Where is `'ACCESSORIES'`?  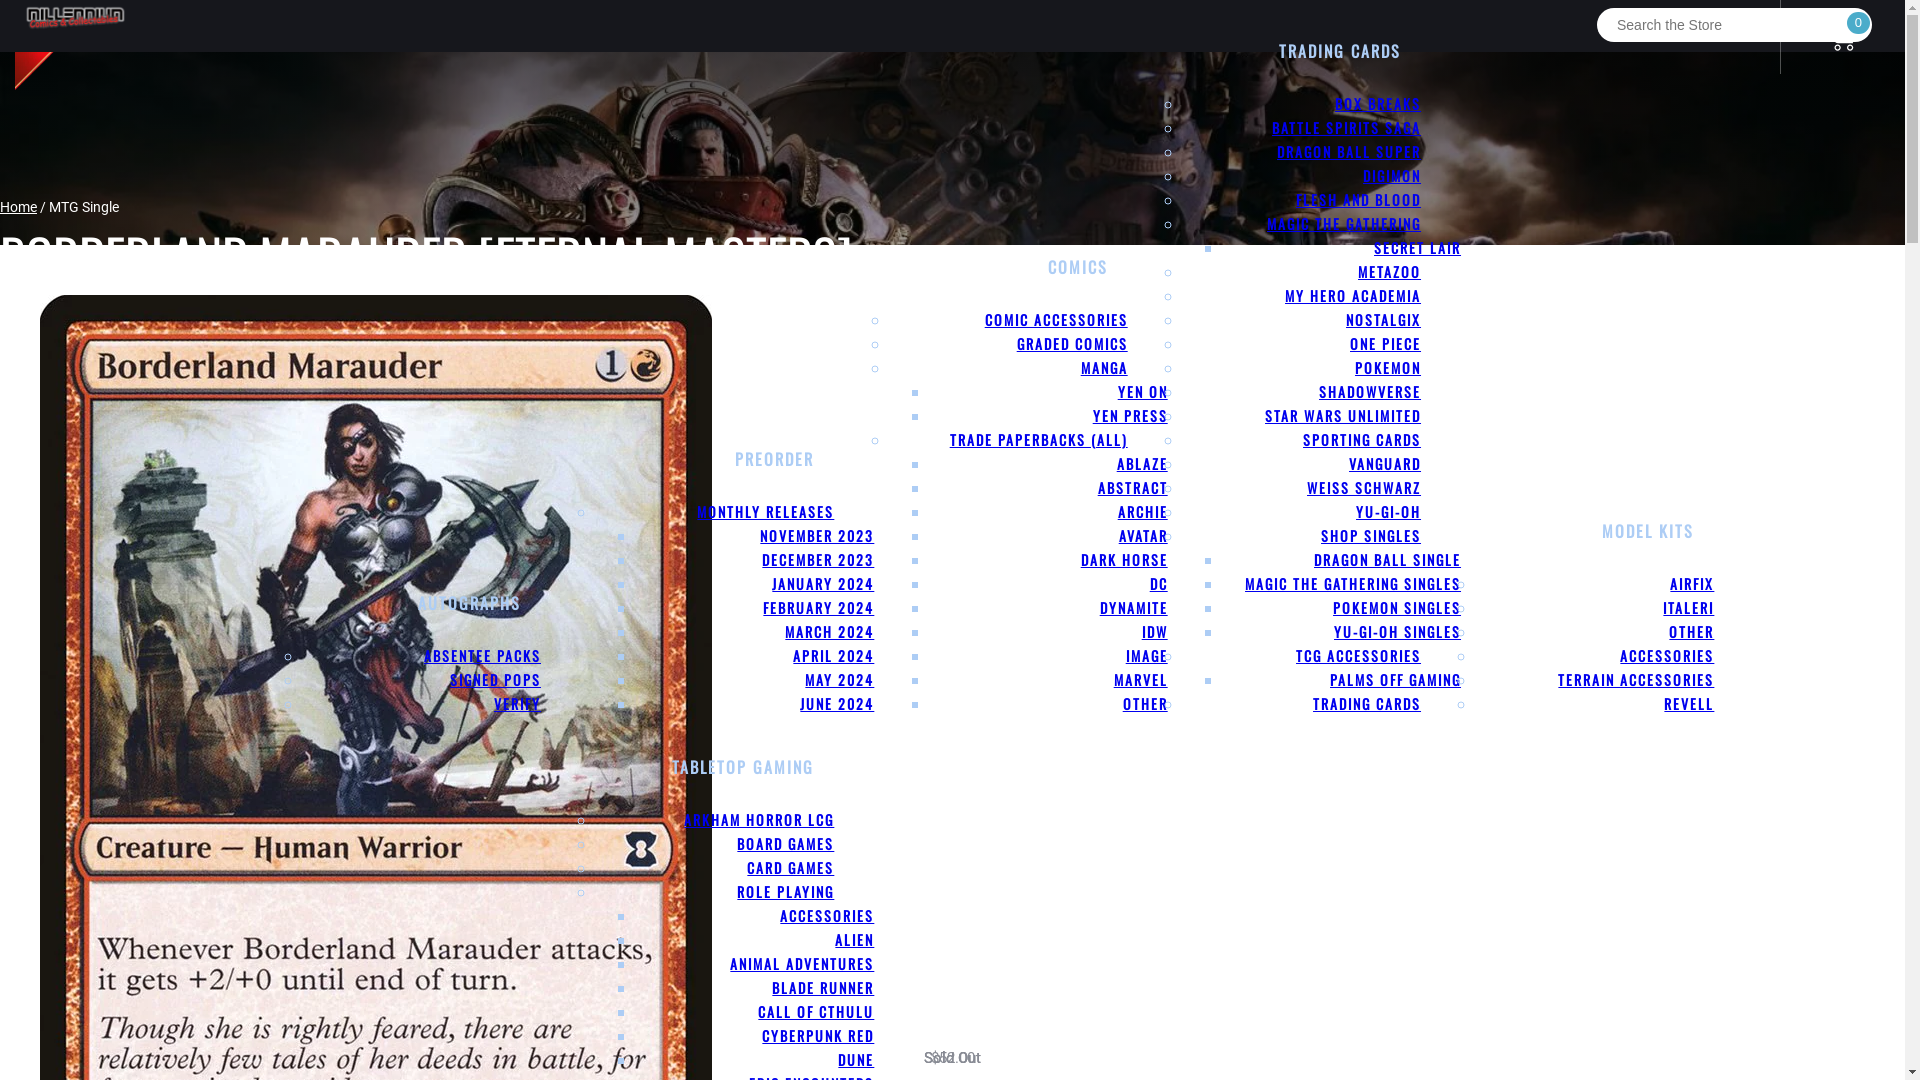
'ACCESSORIES' is located at coordinates (826, 915).